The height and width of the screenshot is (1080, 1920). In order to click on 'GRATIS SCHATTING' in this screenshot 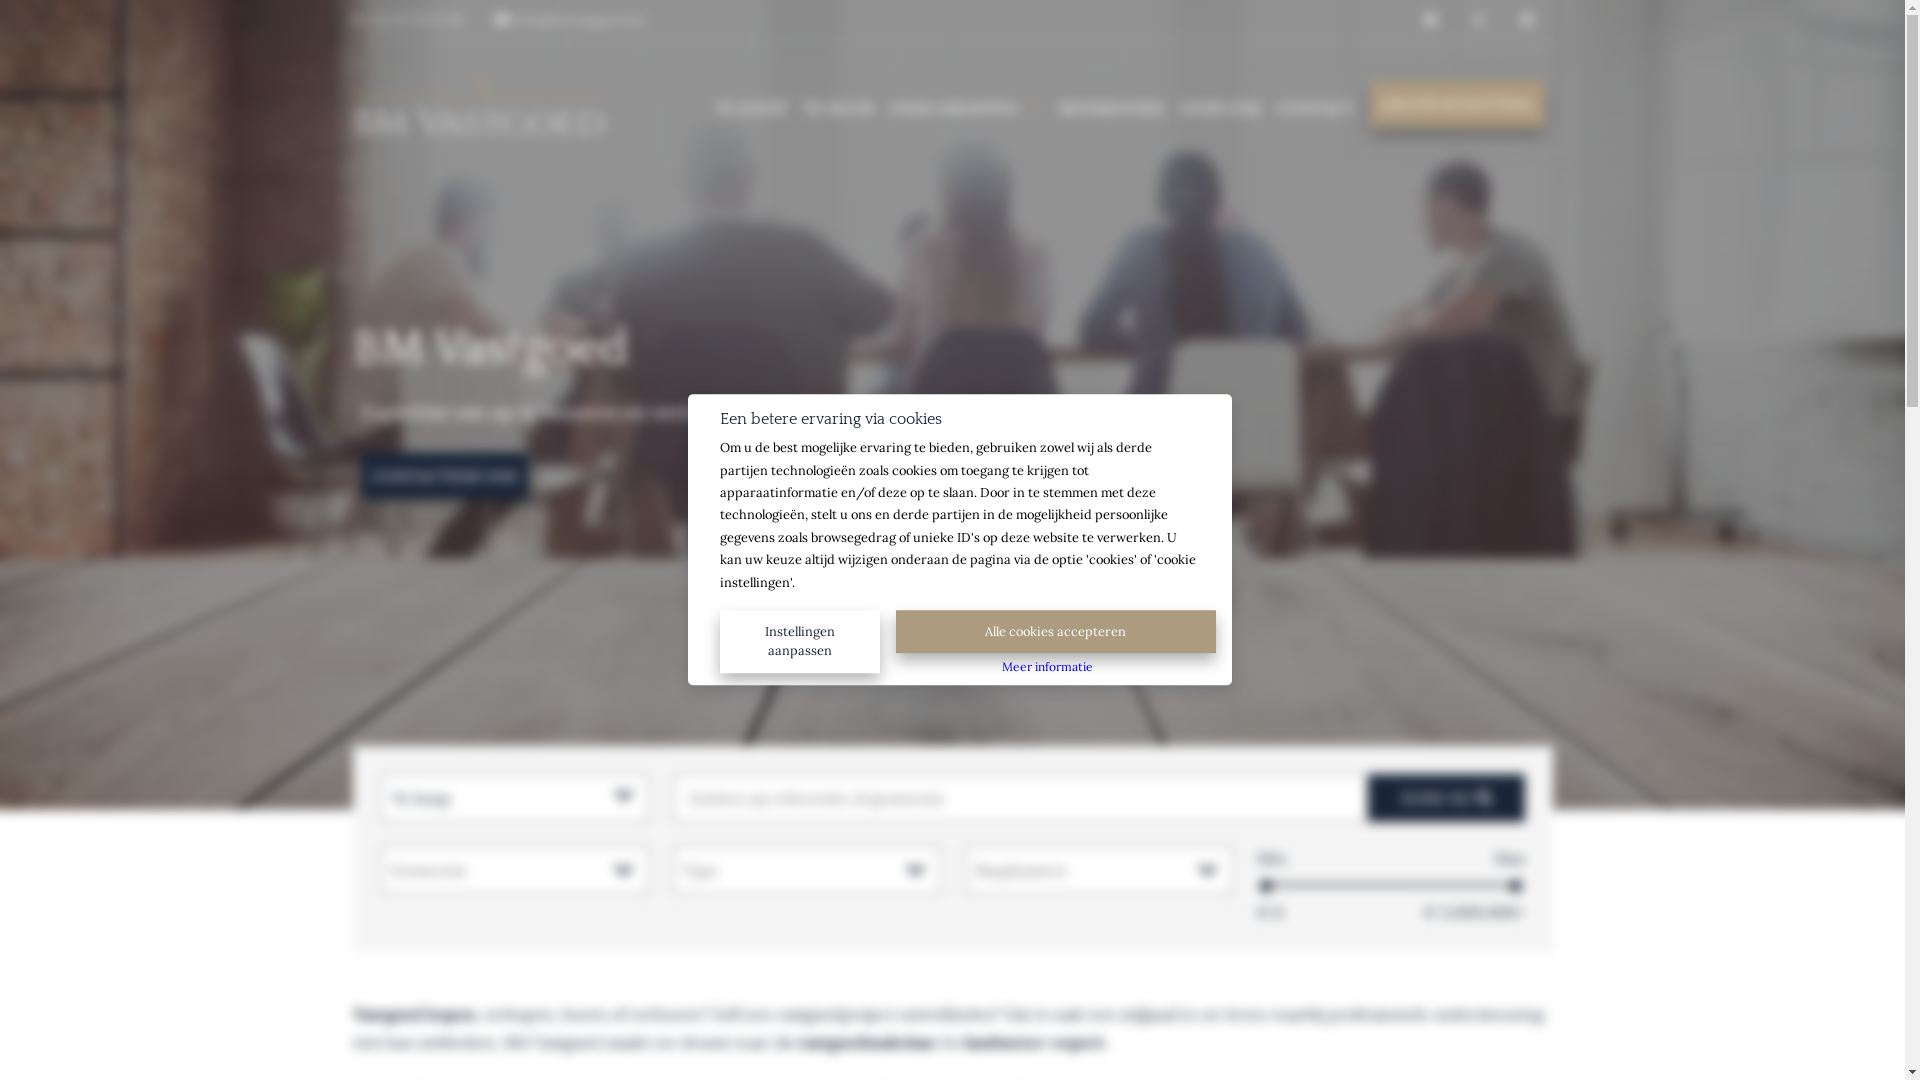, I will do `click(1457, 103)`.